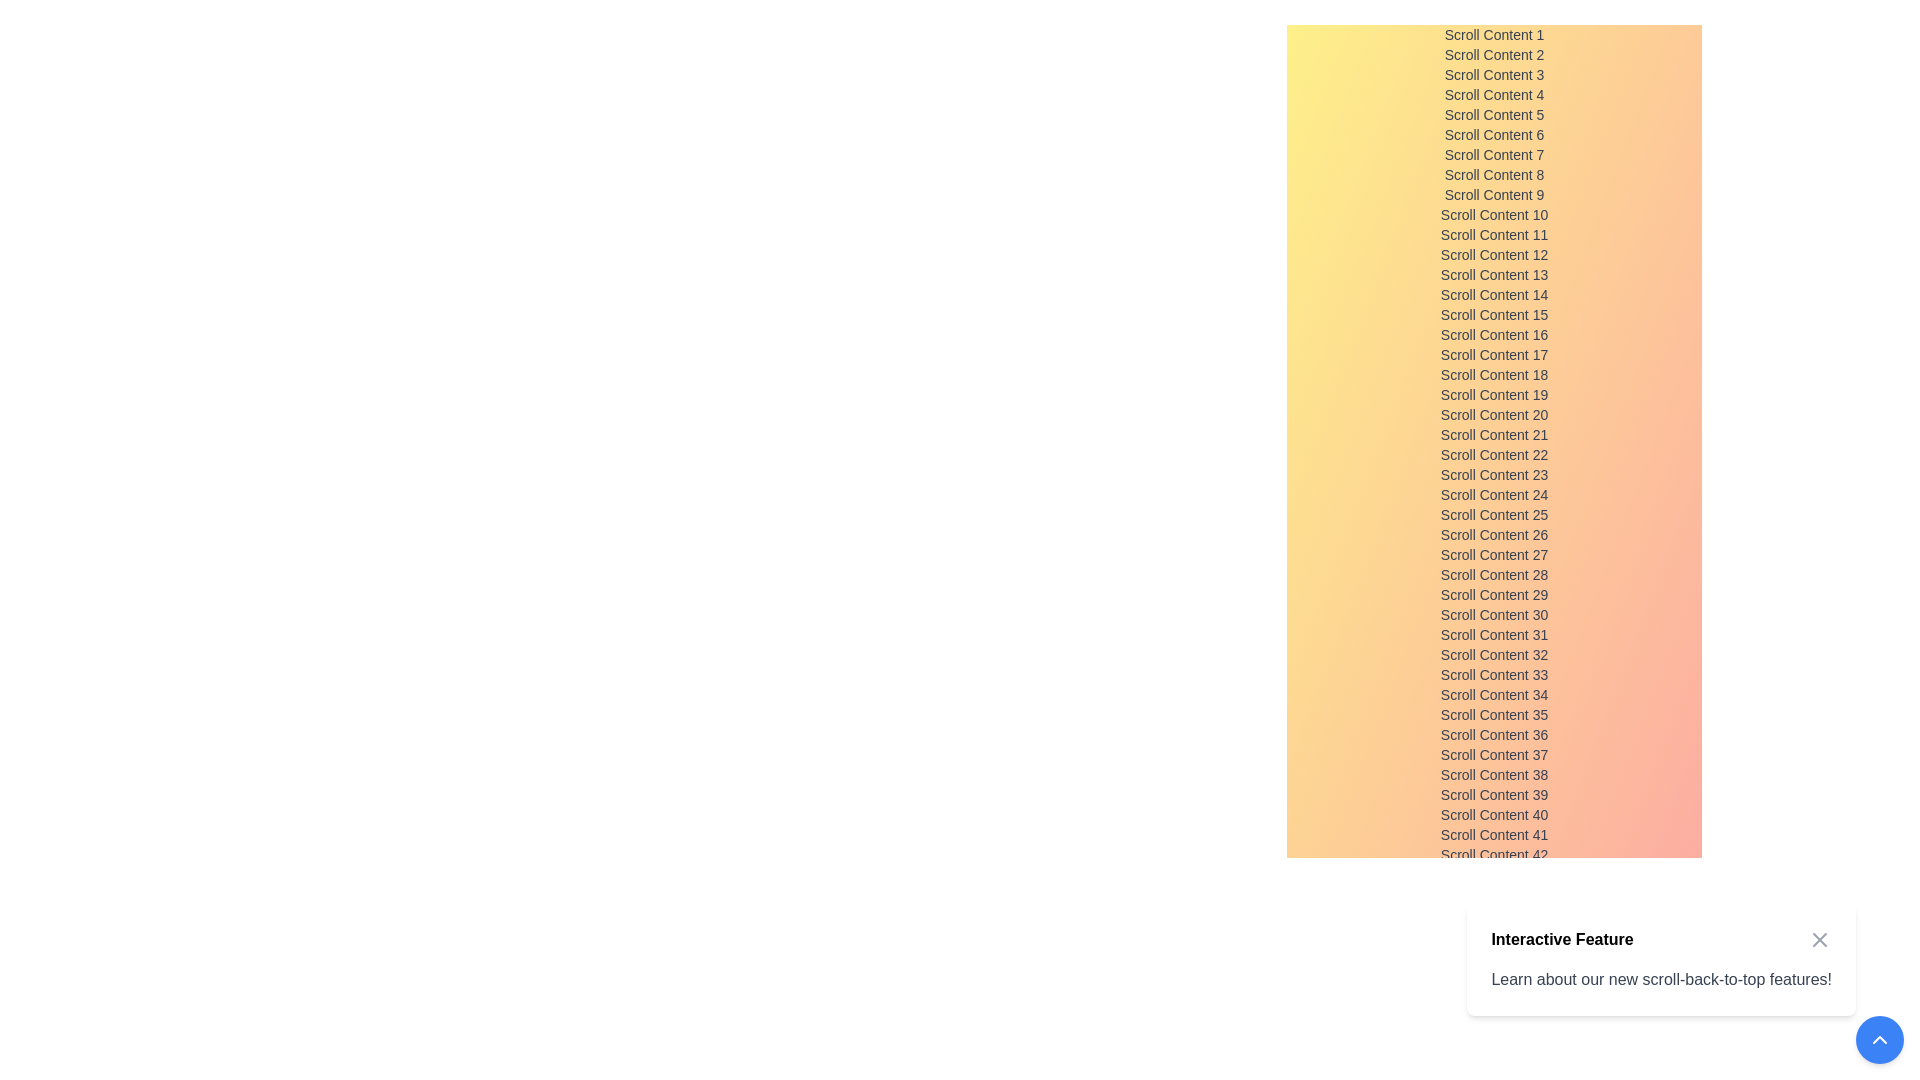 Image resolution: width=1920 pixels, height=1080 pixels. What do you see at coordinates (1494, 115) in the screenshot?
I see `the non-interactive text label that indicates an item in the scrollable list, located as the fifth item between 'Scroll Content 4' and 'Scroll Content 6'` at bounding box center [1494, 115].